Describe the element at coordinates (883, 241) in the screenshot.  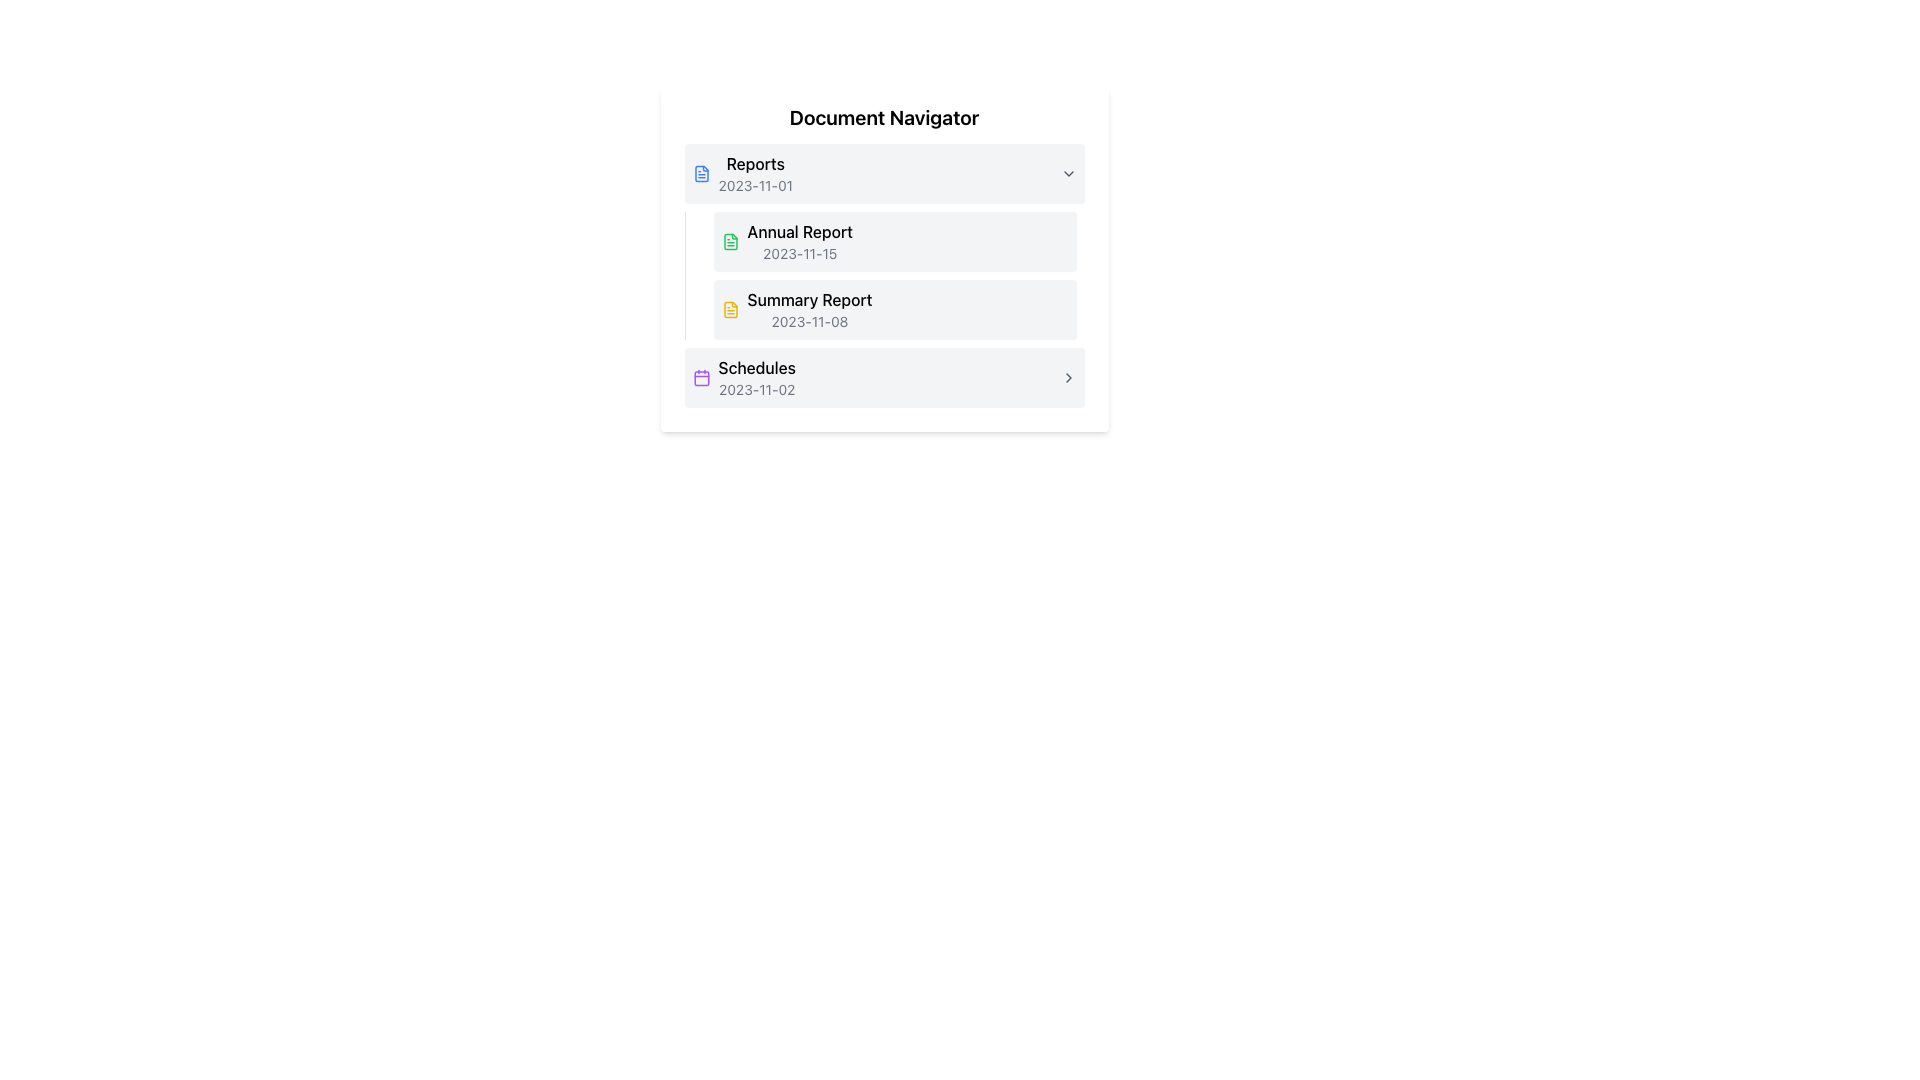
I see `the list entry representing the 'Annual Report' document` at that location.